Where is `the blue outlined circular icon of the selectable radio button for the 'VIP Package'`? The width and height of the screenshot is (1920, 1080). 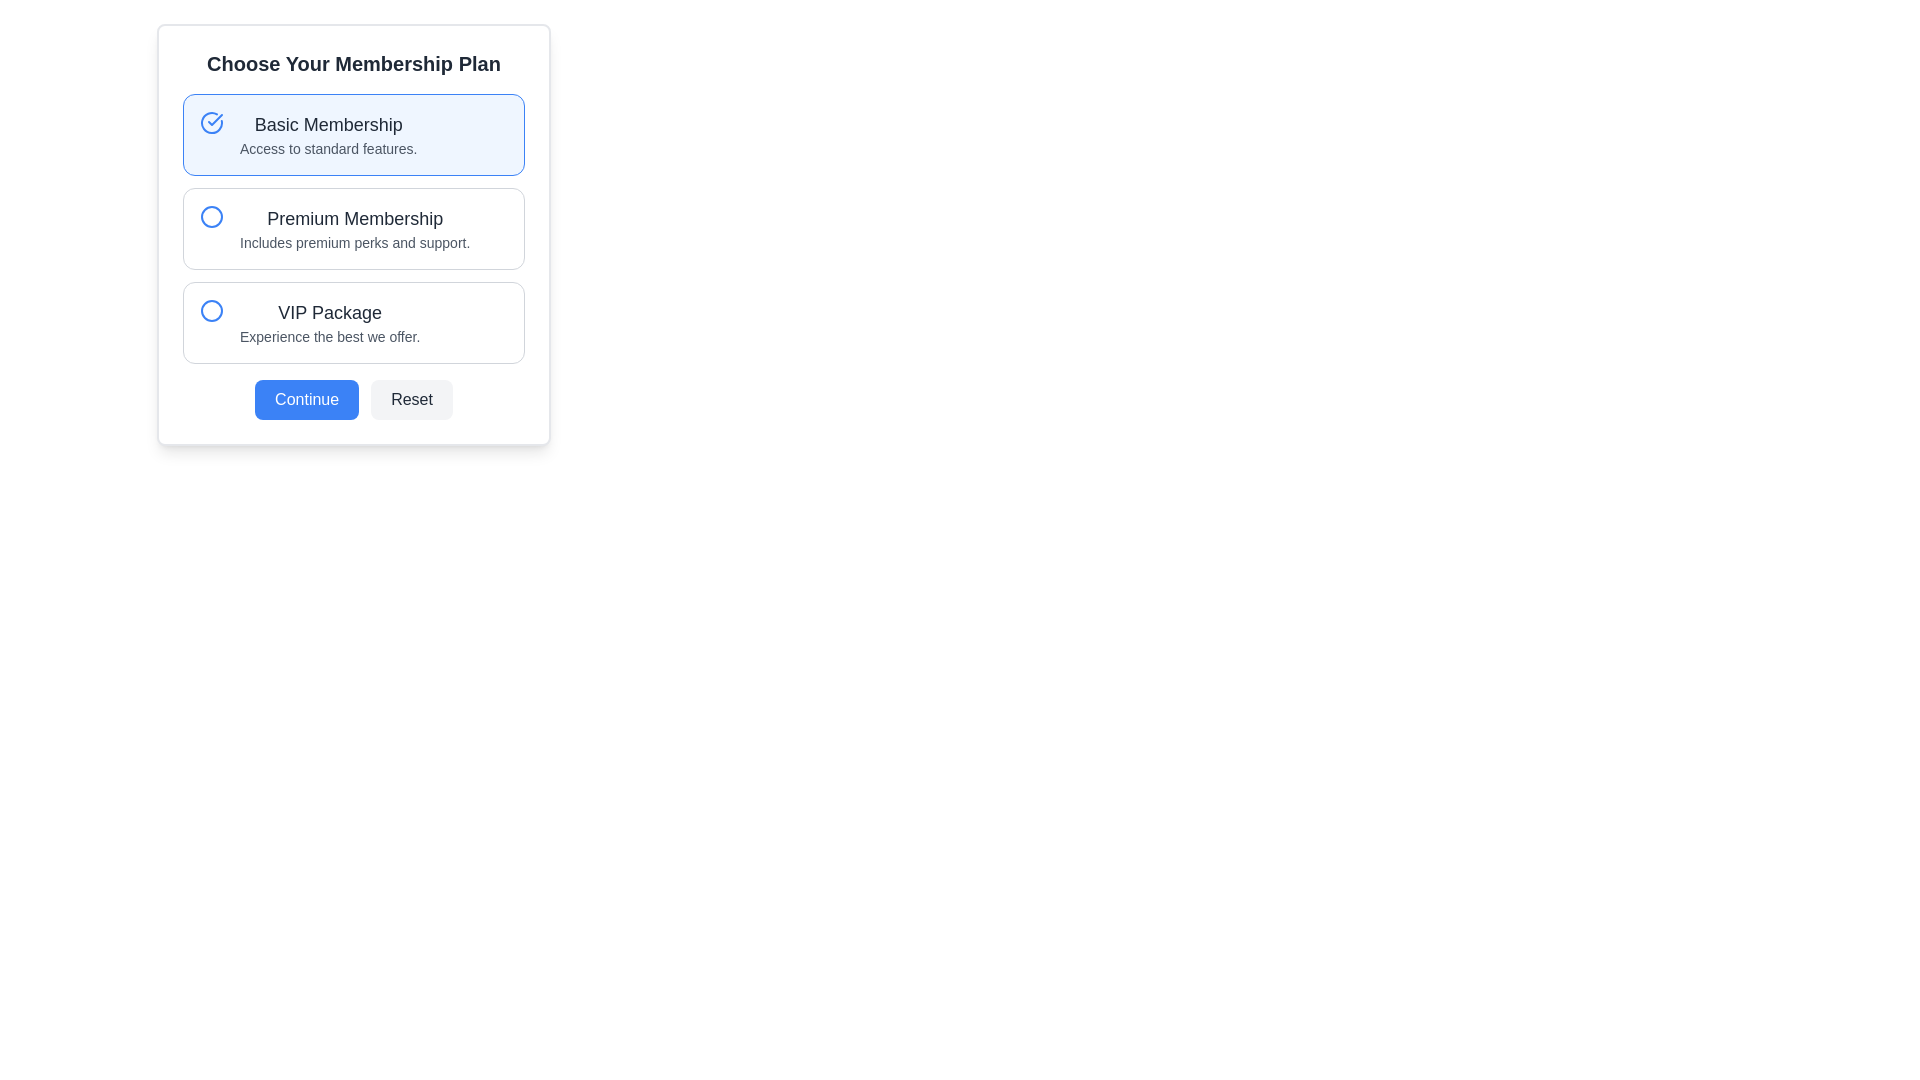 the blue outlined circular icon of the selectable radio button for the 'VIP Package' is located at coordinates (211, 311).